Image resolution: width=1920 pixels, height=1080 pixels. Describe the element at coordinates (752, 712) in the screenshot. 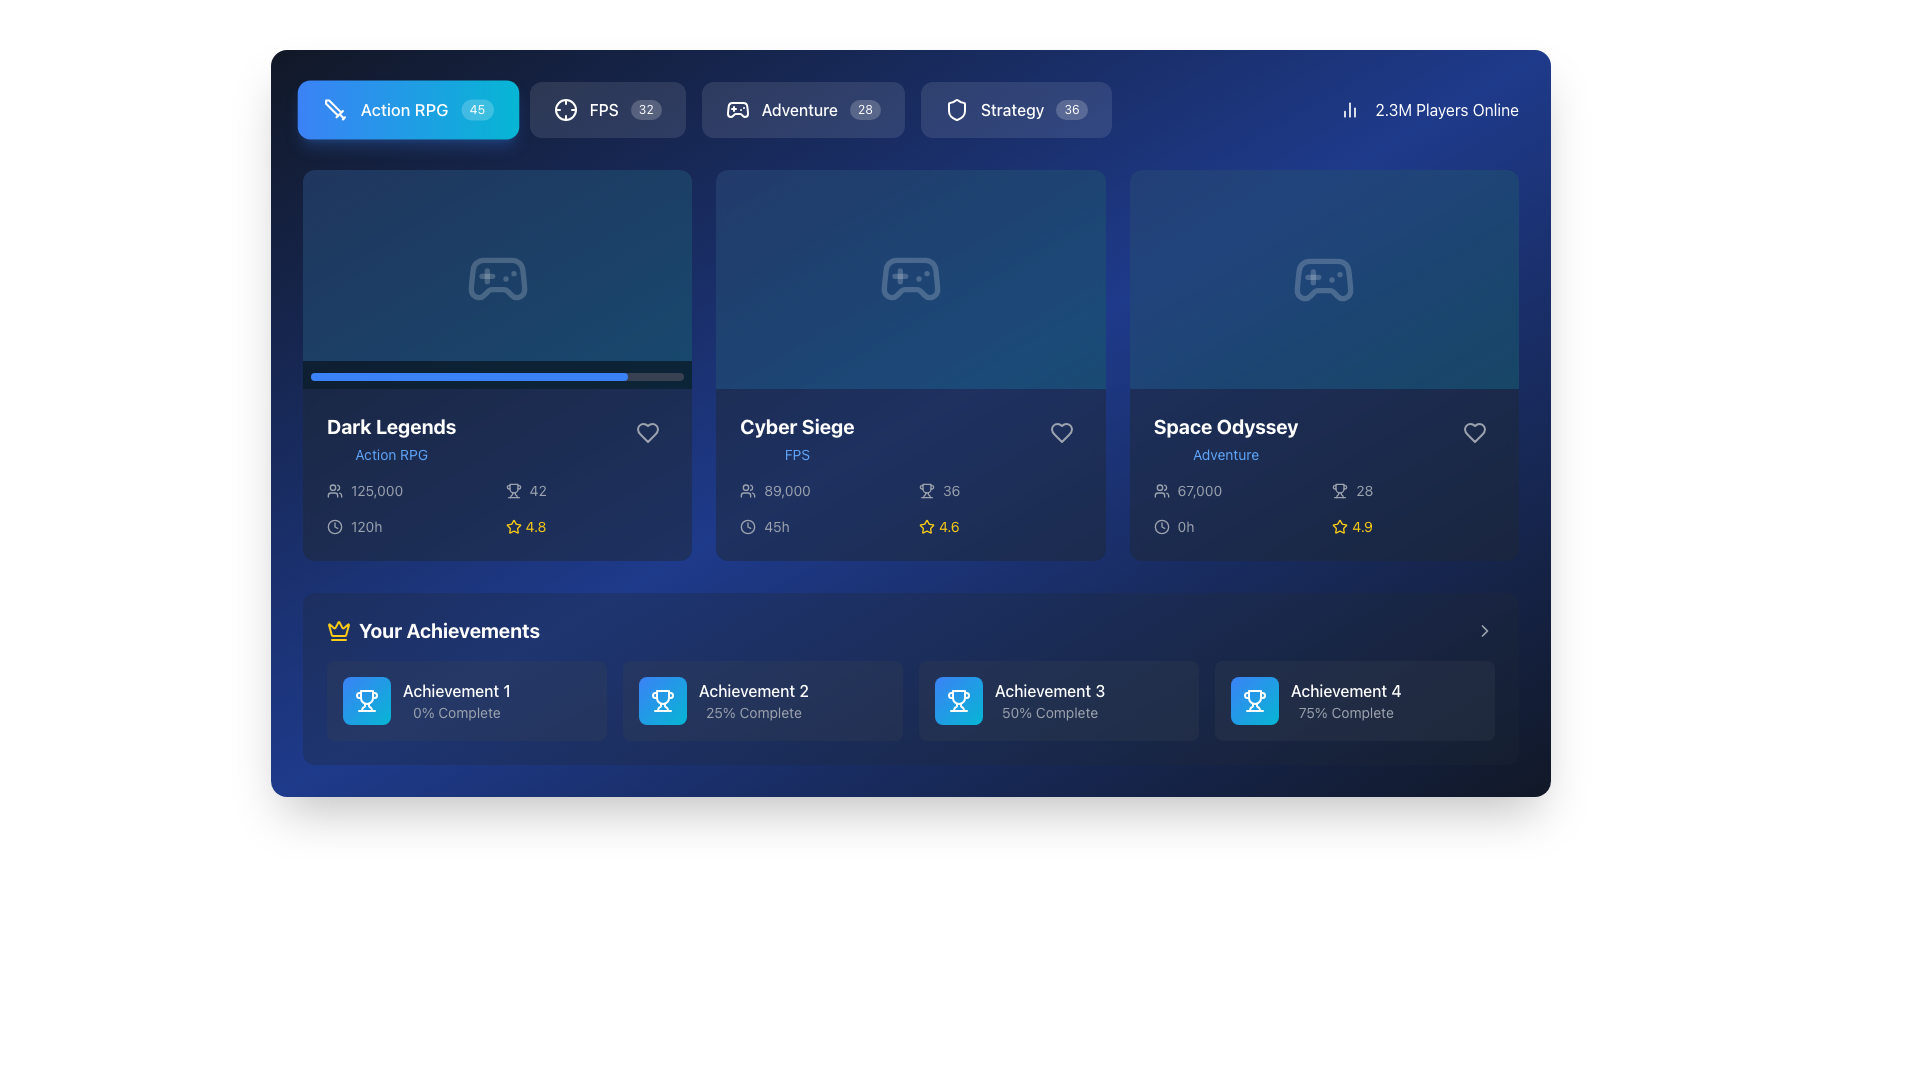

I see `the static text label indicating the progress percentage of 'Achievement 2' completion, located just below the title 'Achievement 2' within its card` at that location.